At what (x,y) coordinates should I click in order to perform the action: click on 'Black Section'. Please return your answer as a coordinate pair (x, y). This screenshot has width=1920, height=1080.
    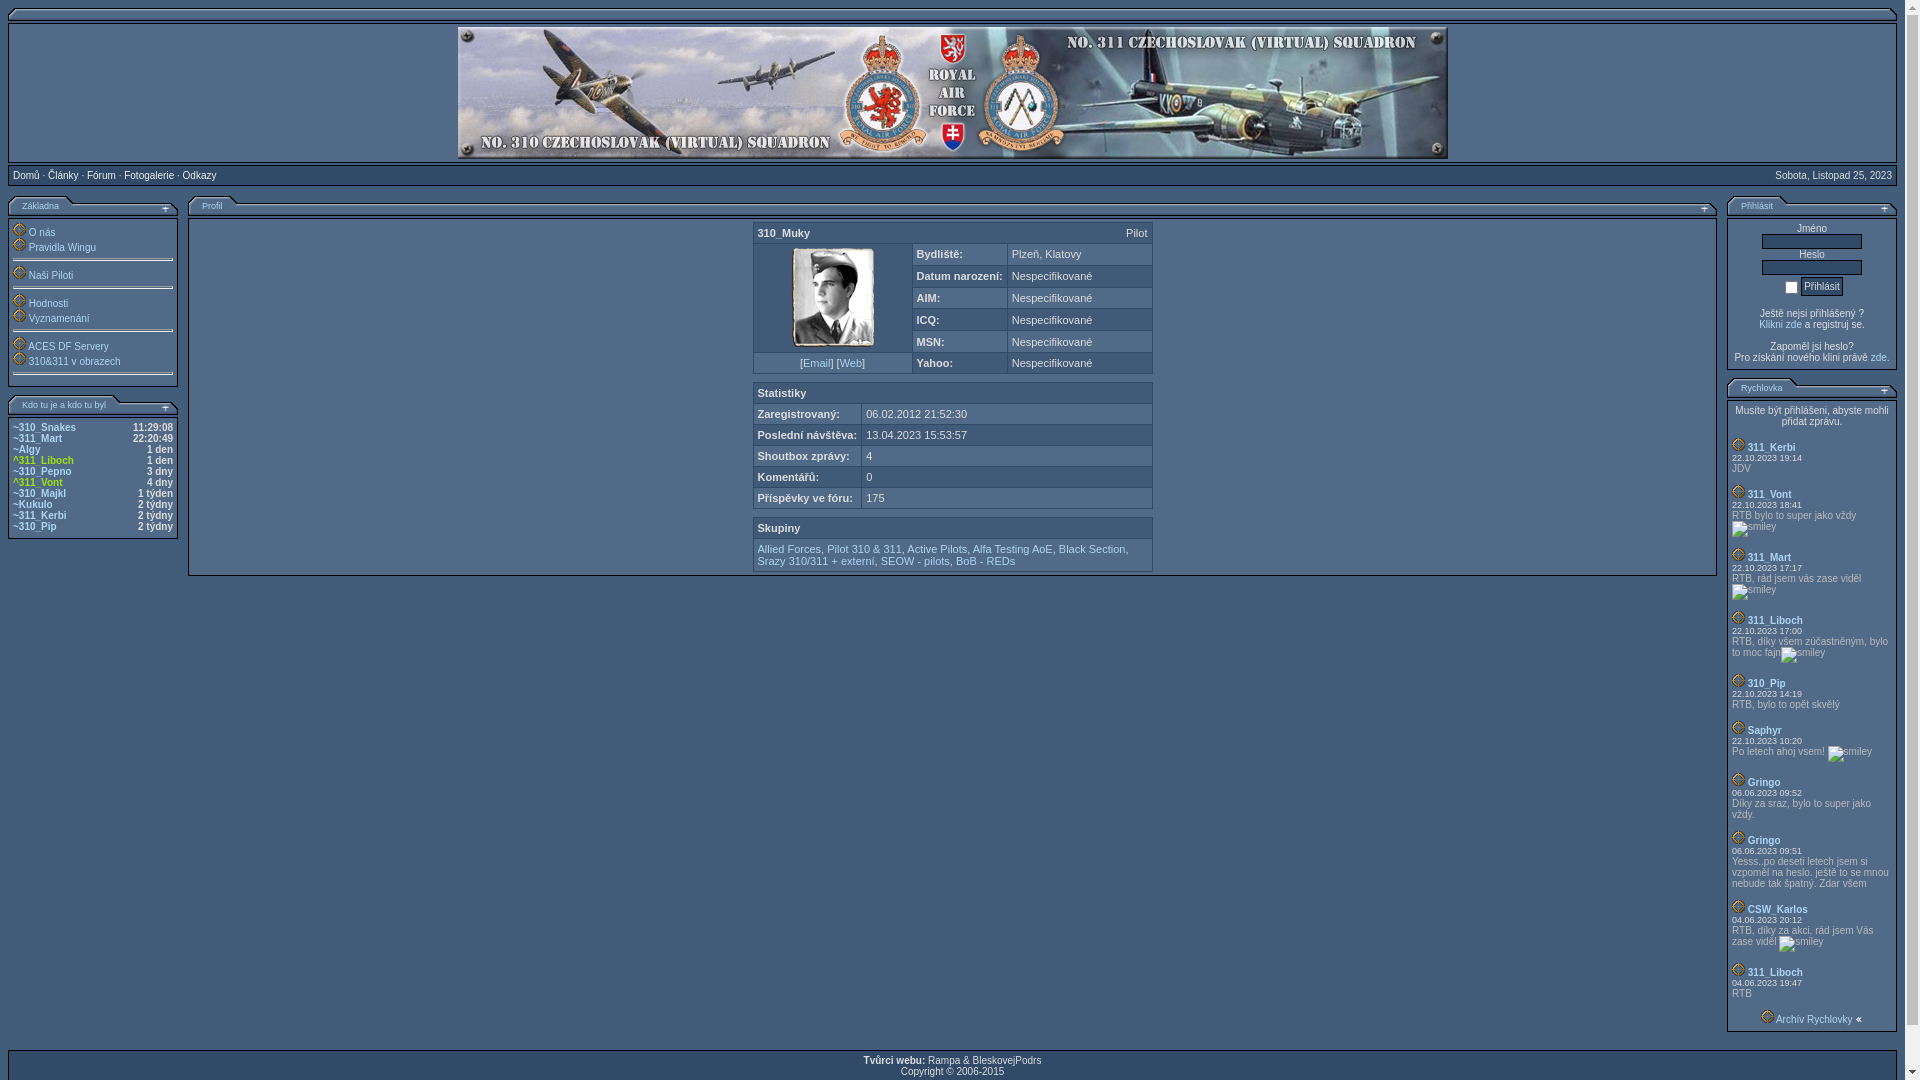
    Looking at the image, I should click on (1091, 548).